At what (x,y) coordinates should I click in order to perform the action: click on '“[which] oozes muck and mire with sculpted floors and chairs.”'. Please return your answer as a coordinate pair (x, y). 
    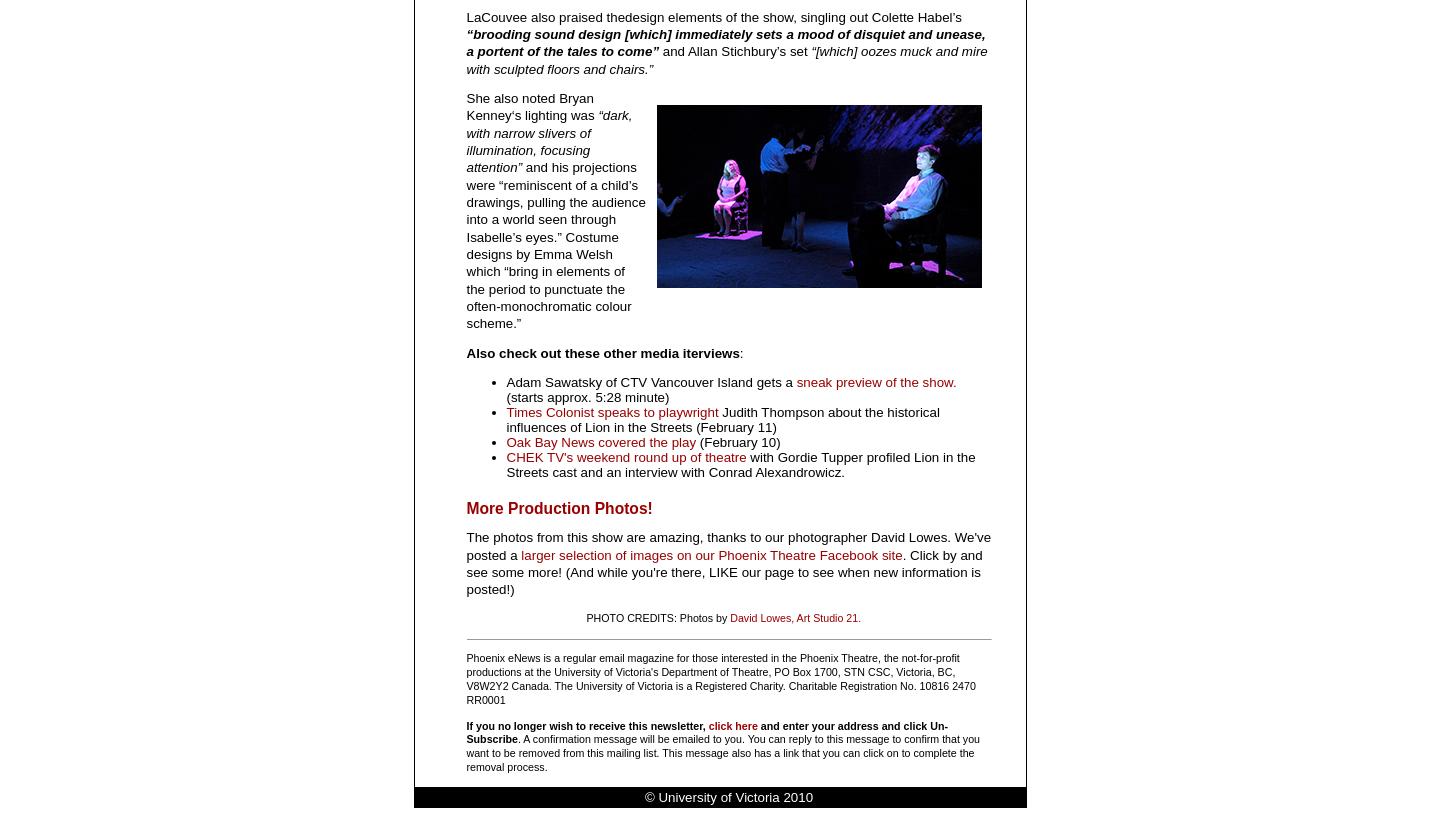
    Looking at the image, I should click on (725, 58).